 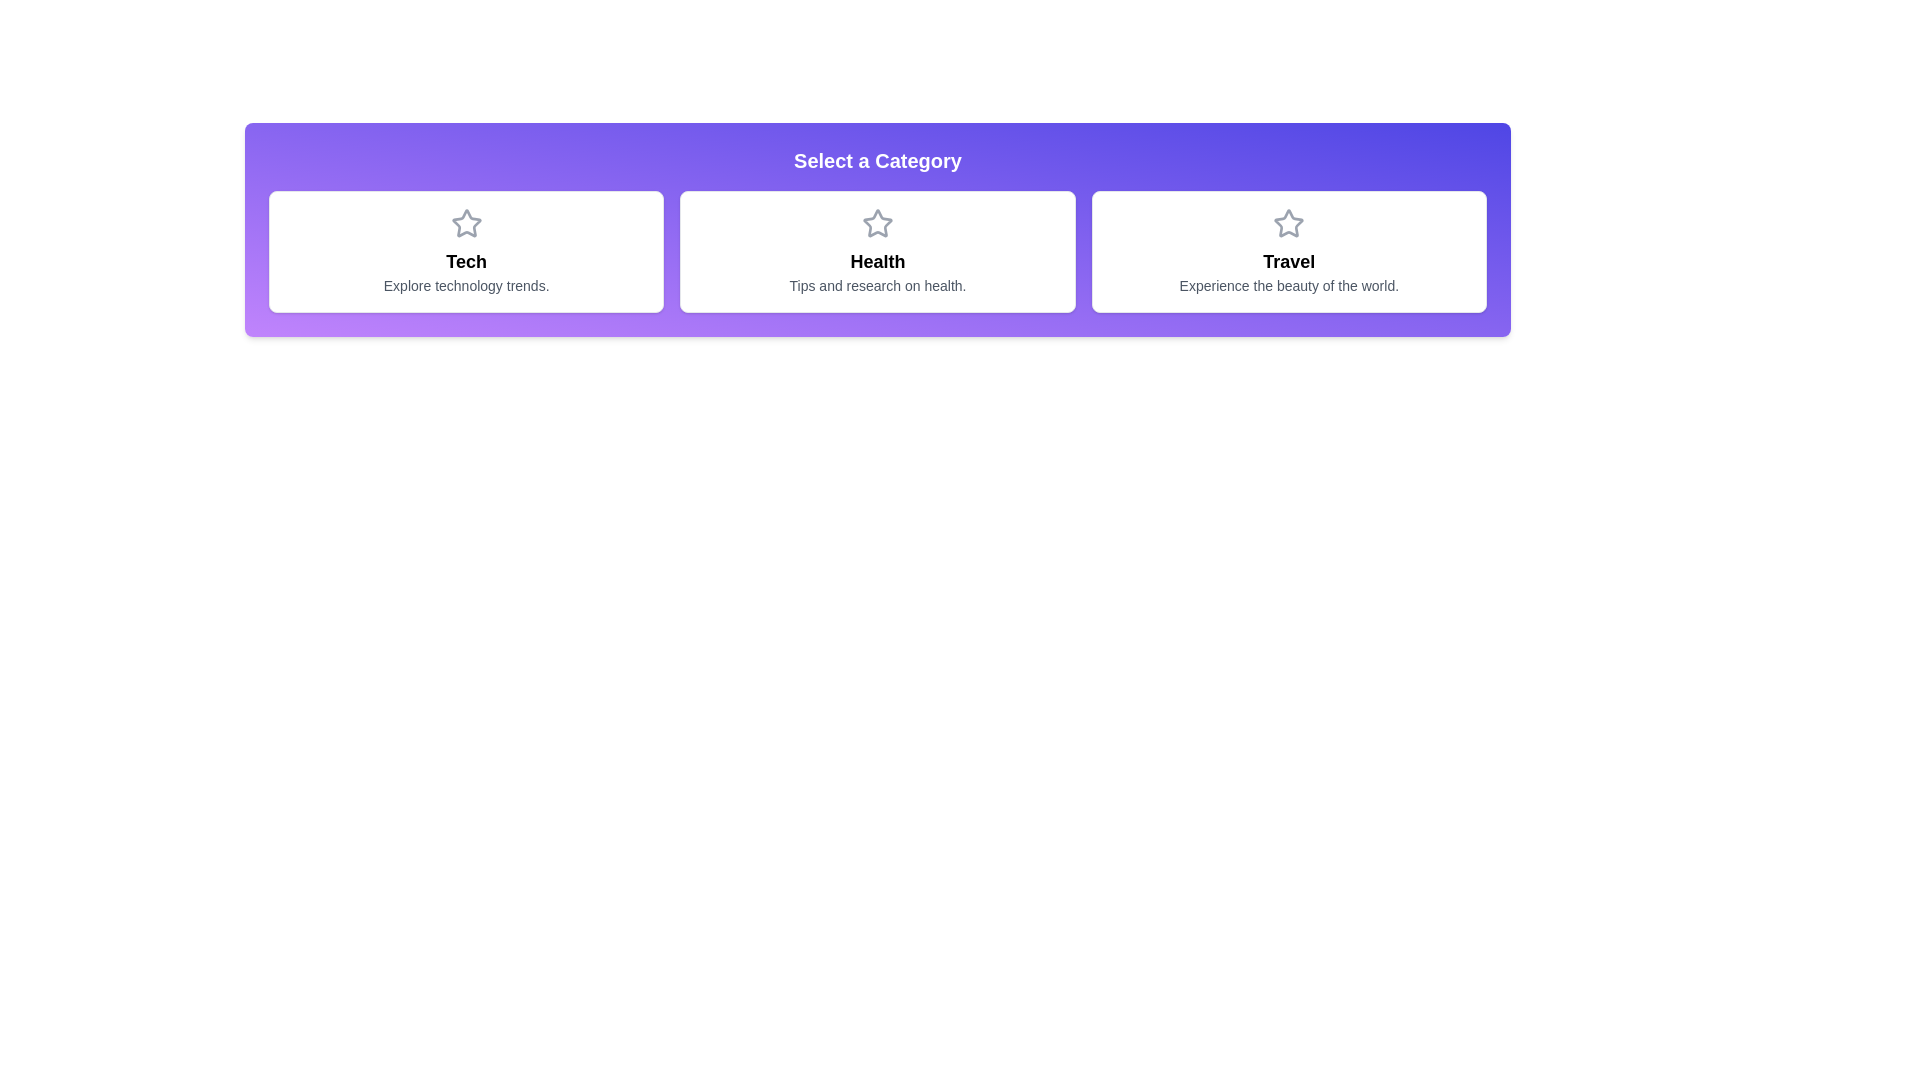 I want to click on text content of the Text Label which displays 'Health' in bold and 'Tips and research on health.' in gray, so click(x=878, y=272).